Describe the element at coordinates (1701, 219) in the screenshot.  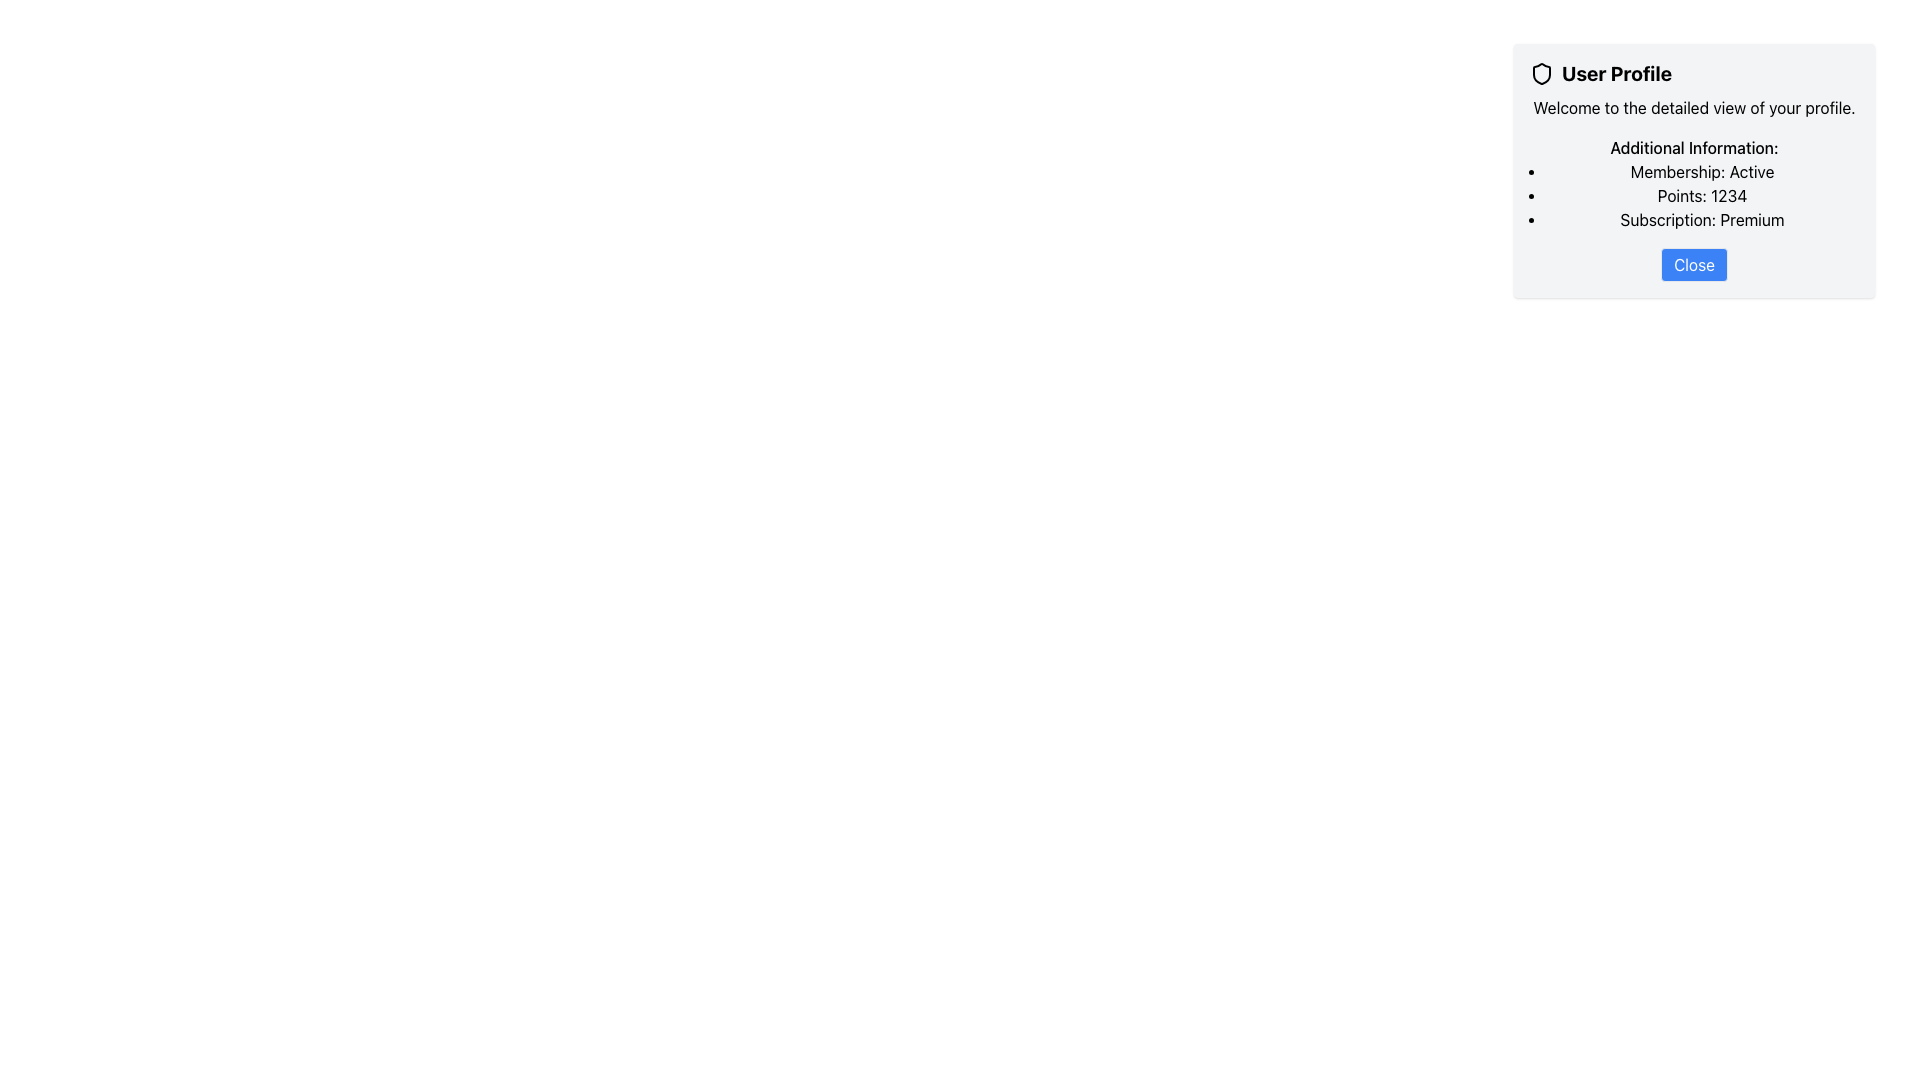
I see `the text label 'Subscription: Premium' which is the third item in the bullet-point list under the 'Additional Information:' heading in the user profile section` at that location.